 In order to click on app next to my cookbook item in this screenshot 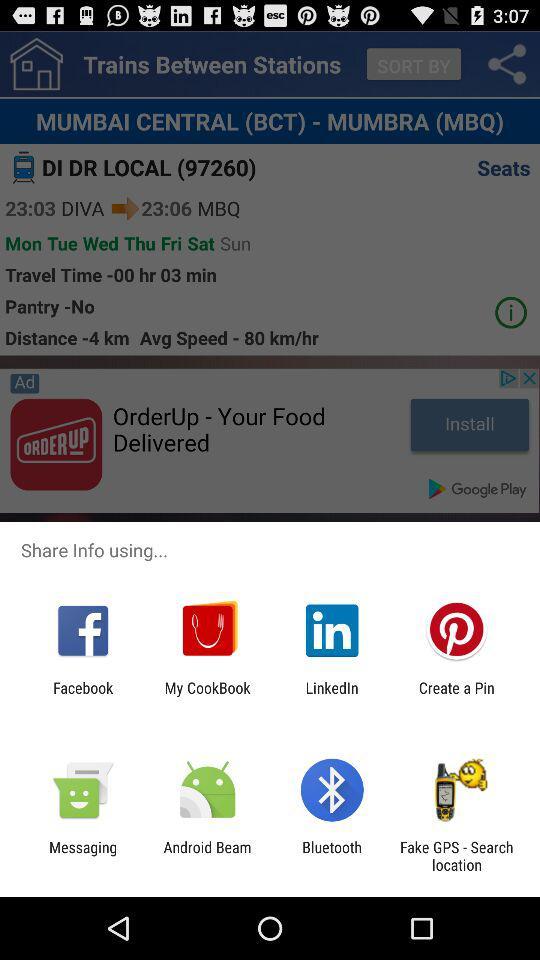, I will do `click(82, 696)`.